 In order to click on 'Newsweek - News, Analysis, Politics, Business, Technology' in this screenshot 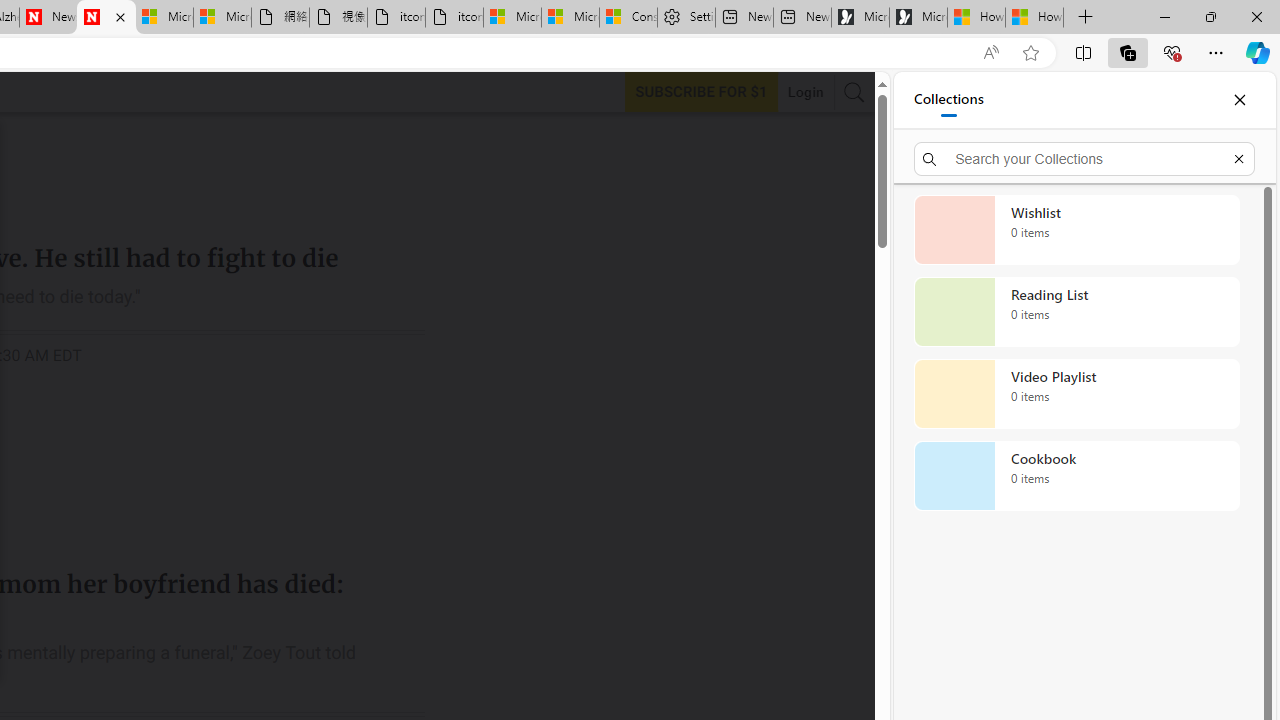, I will do `click(48, 17)`.